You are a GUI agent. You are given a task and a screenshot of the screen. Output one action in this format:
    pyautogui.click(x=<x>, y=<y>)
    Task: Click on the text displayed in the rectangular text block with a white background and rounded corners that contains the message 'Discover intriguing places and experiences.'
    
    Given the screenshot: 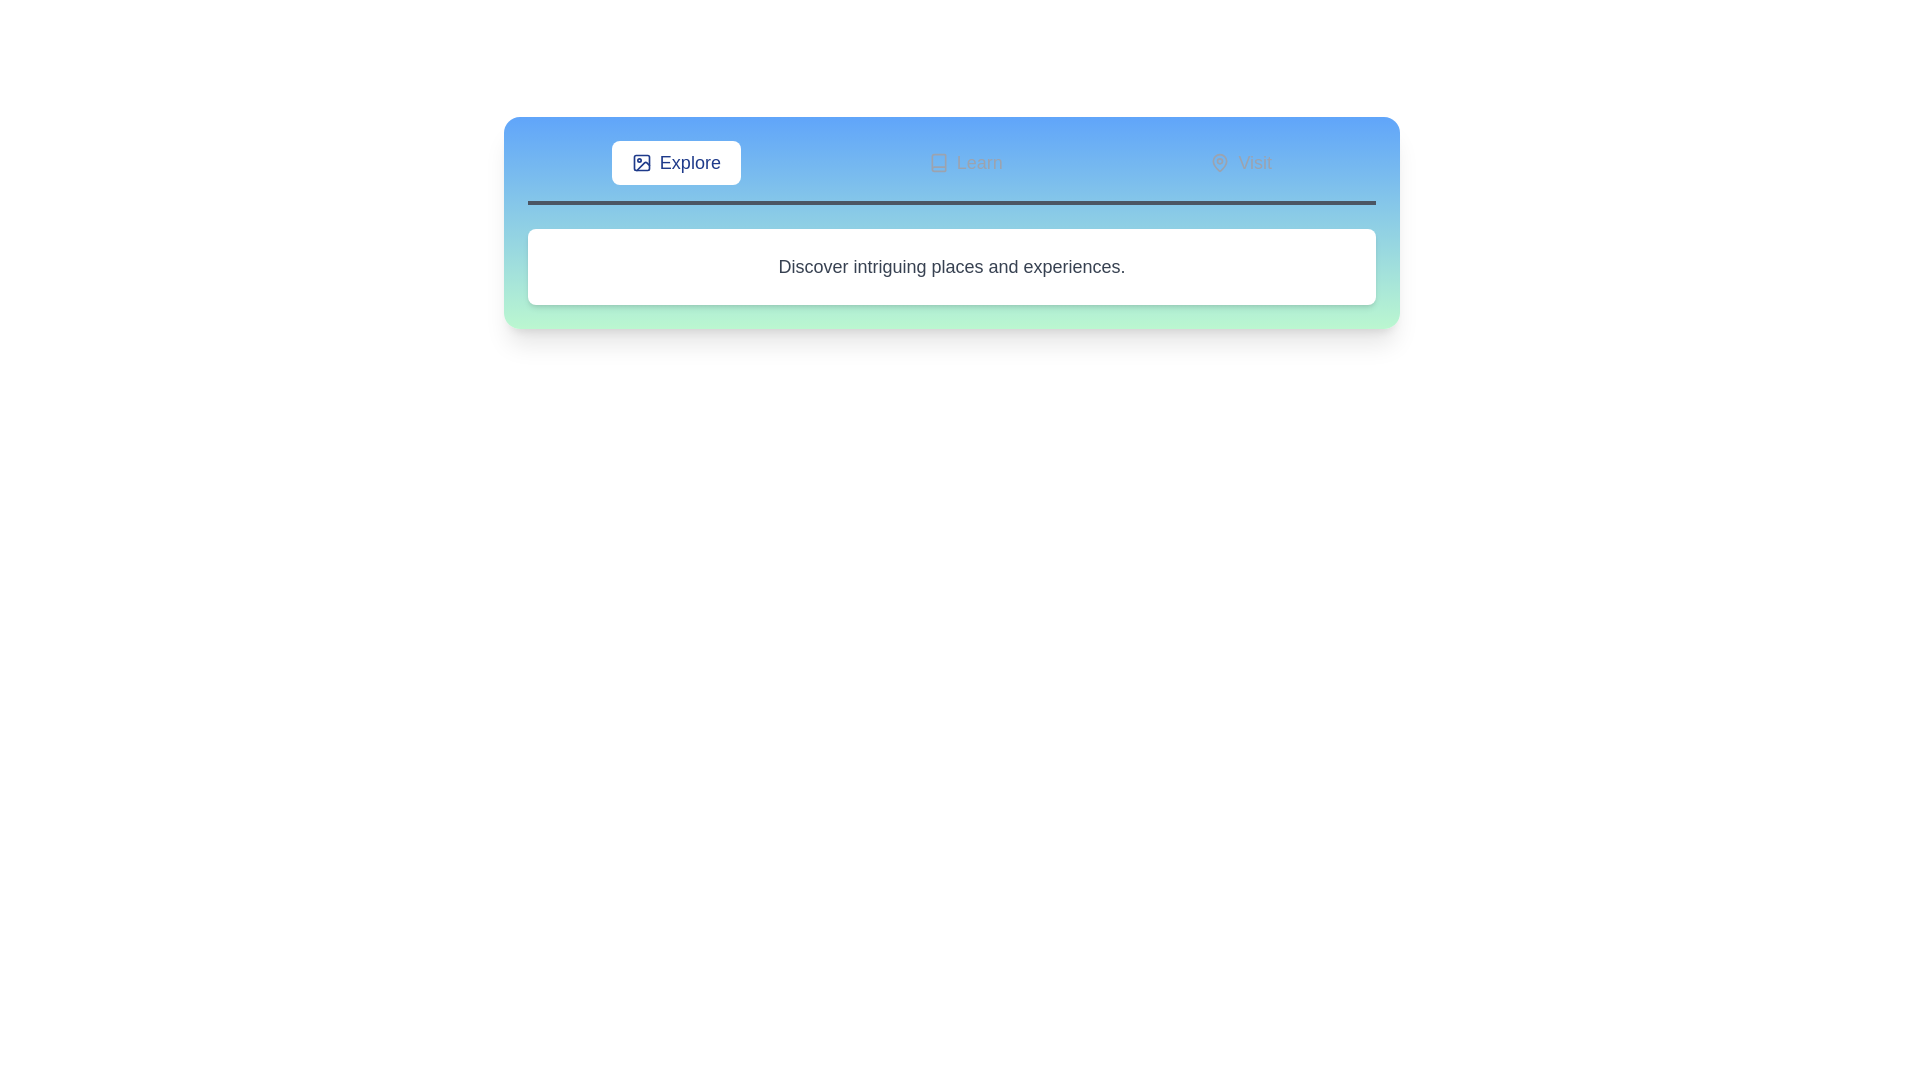 What is the action you would take?
    pyautogui.click(x=950, y=265)
    